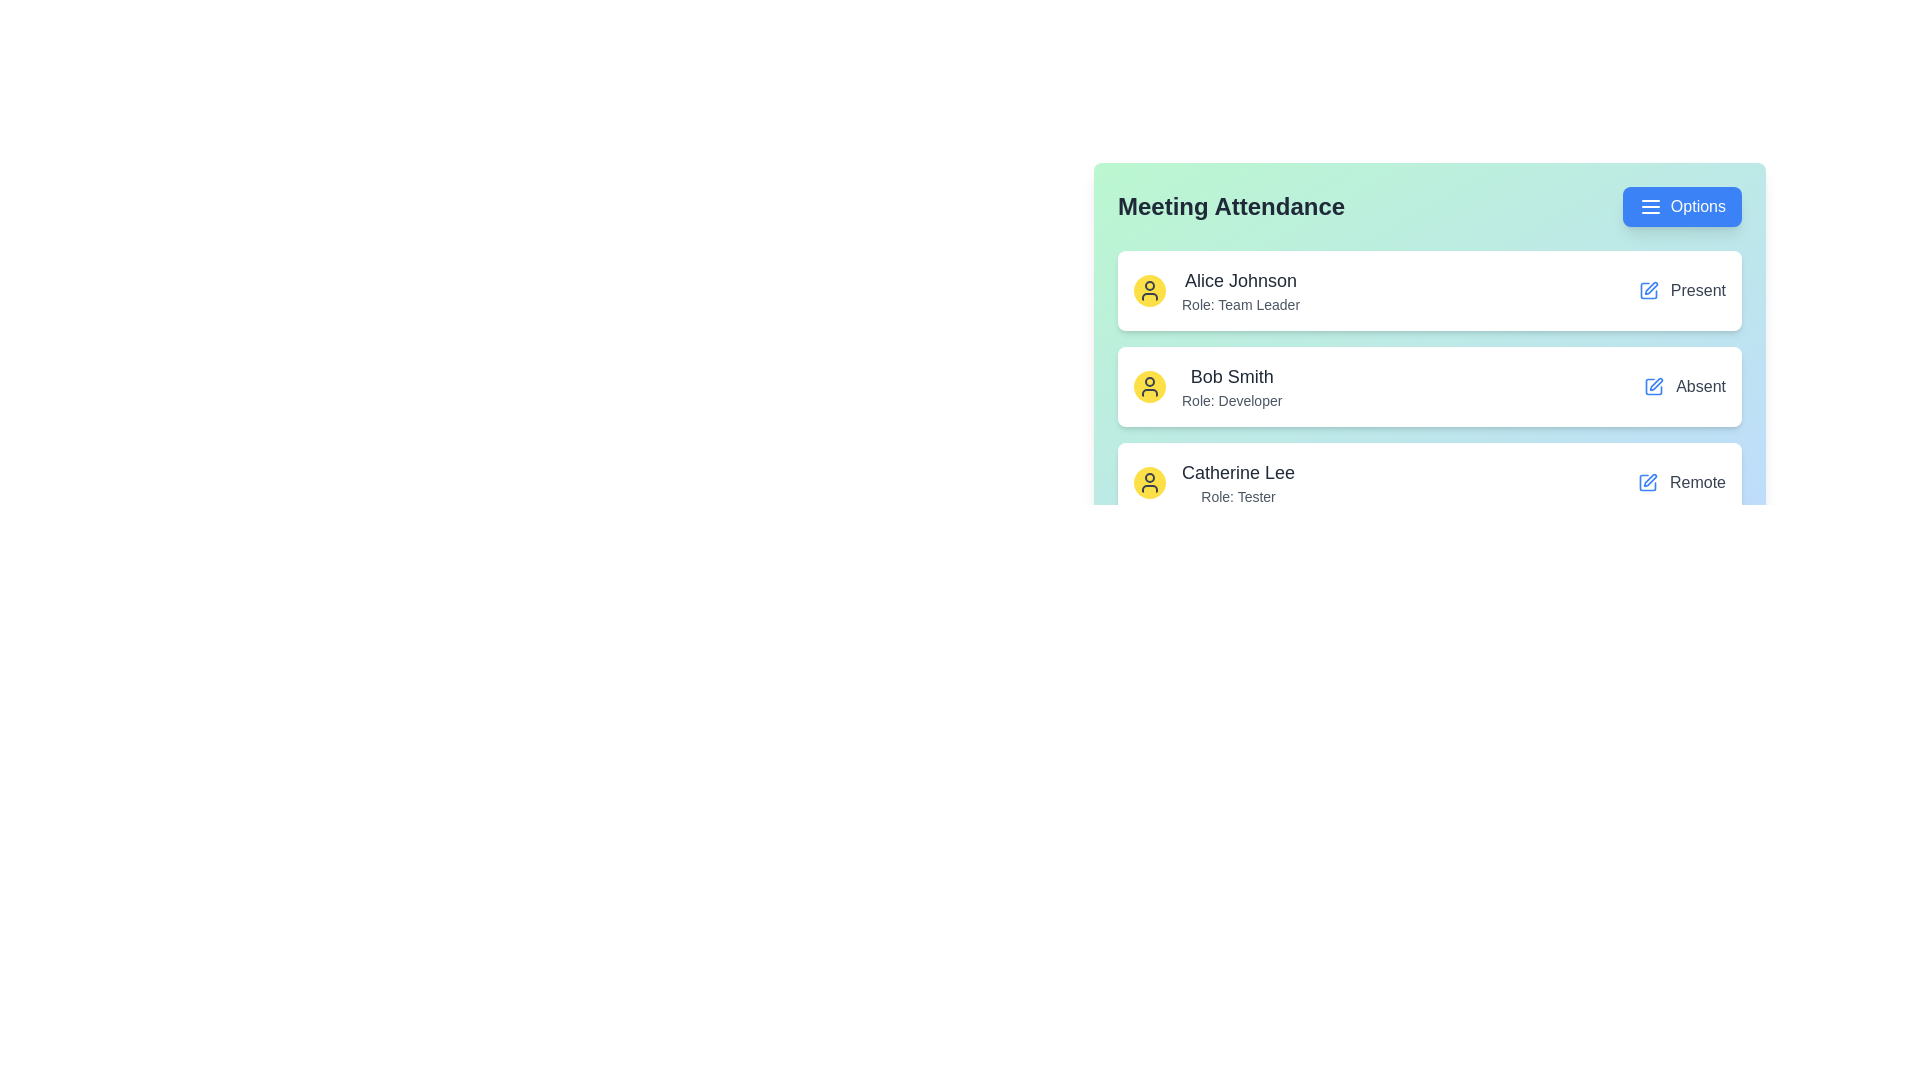 The image size is (1920, 1080). I want to click on the Information Row displaying 'Bob Smith', a Developer who is Absent, so click(1429, 386).